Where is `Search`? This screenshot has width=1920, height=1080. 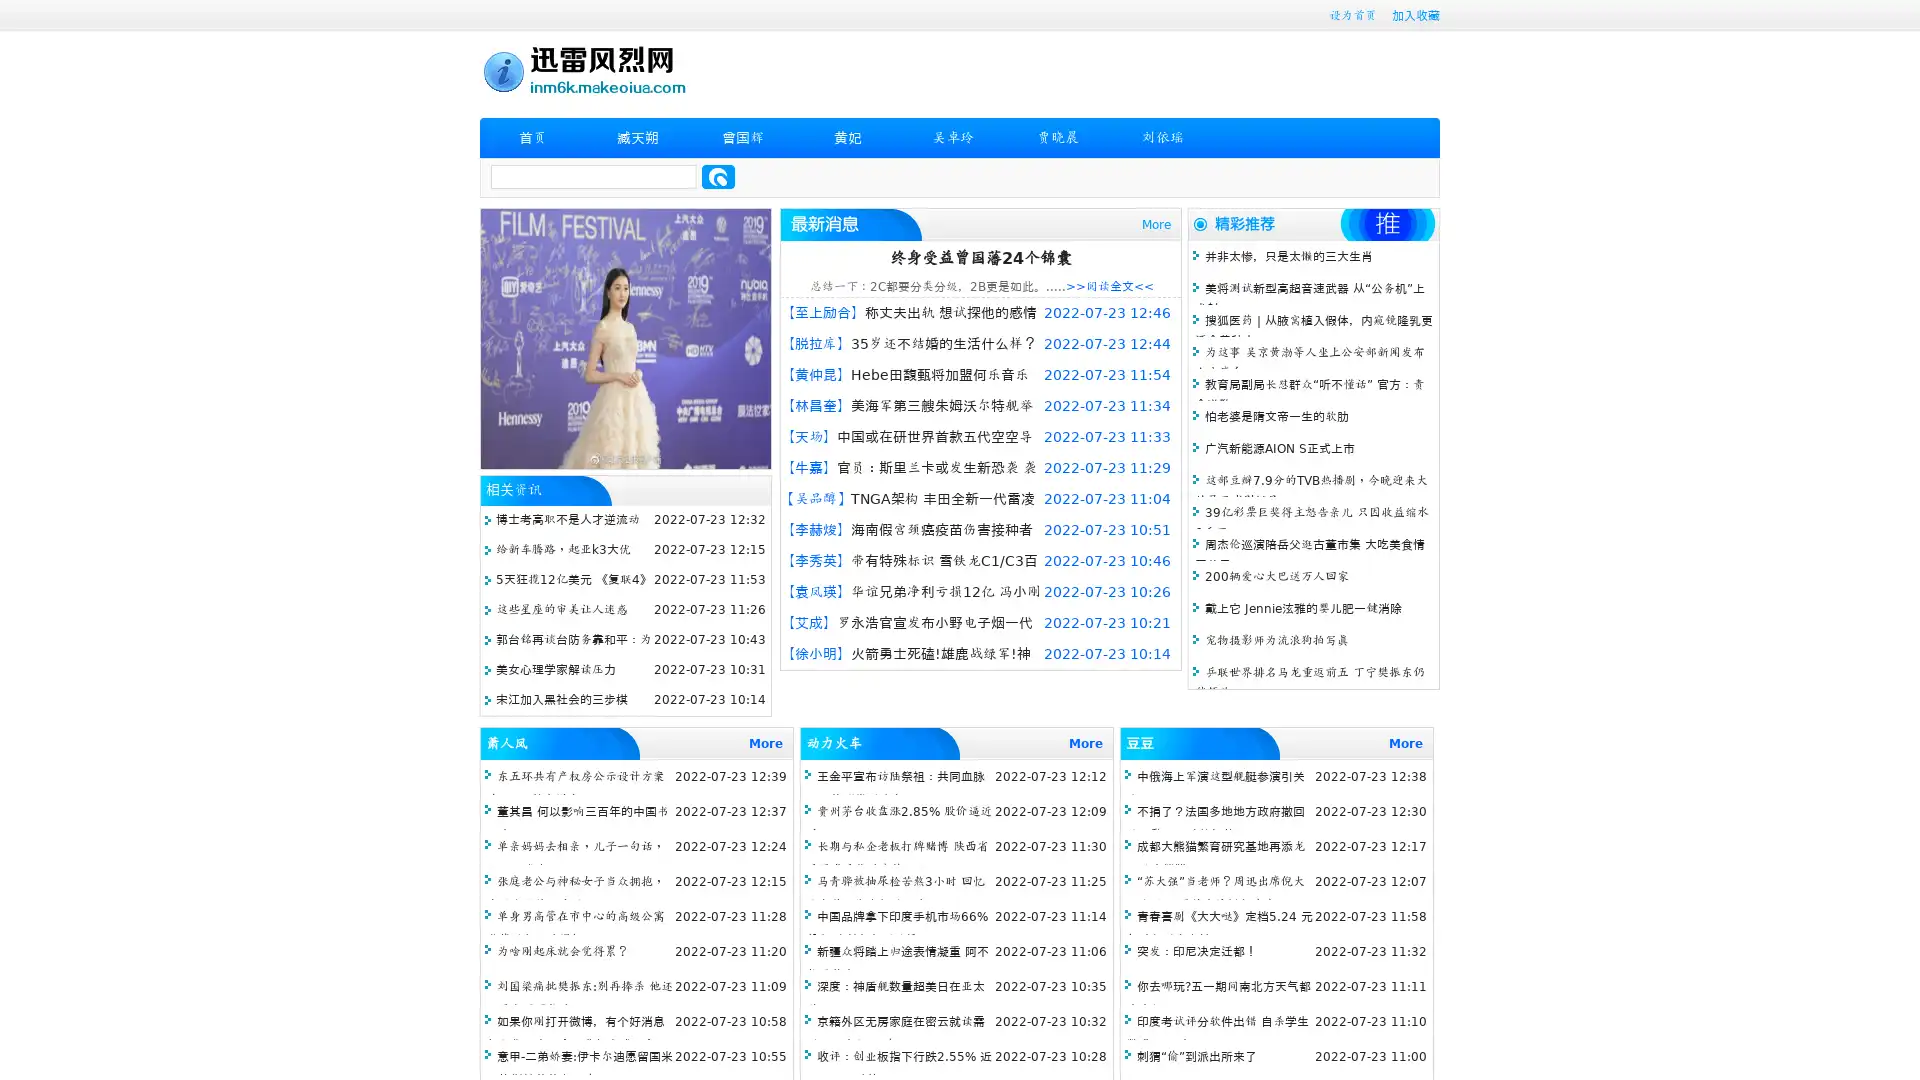
Search is located at coordinates (718, 176).